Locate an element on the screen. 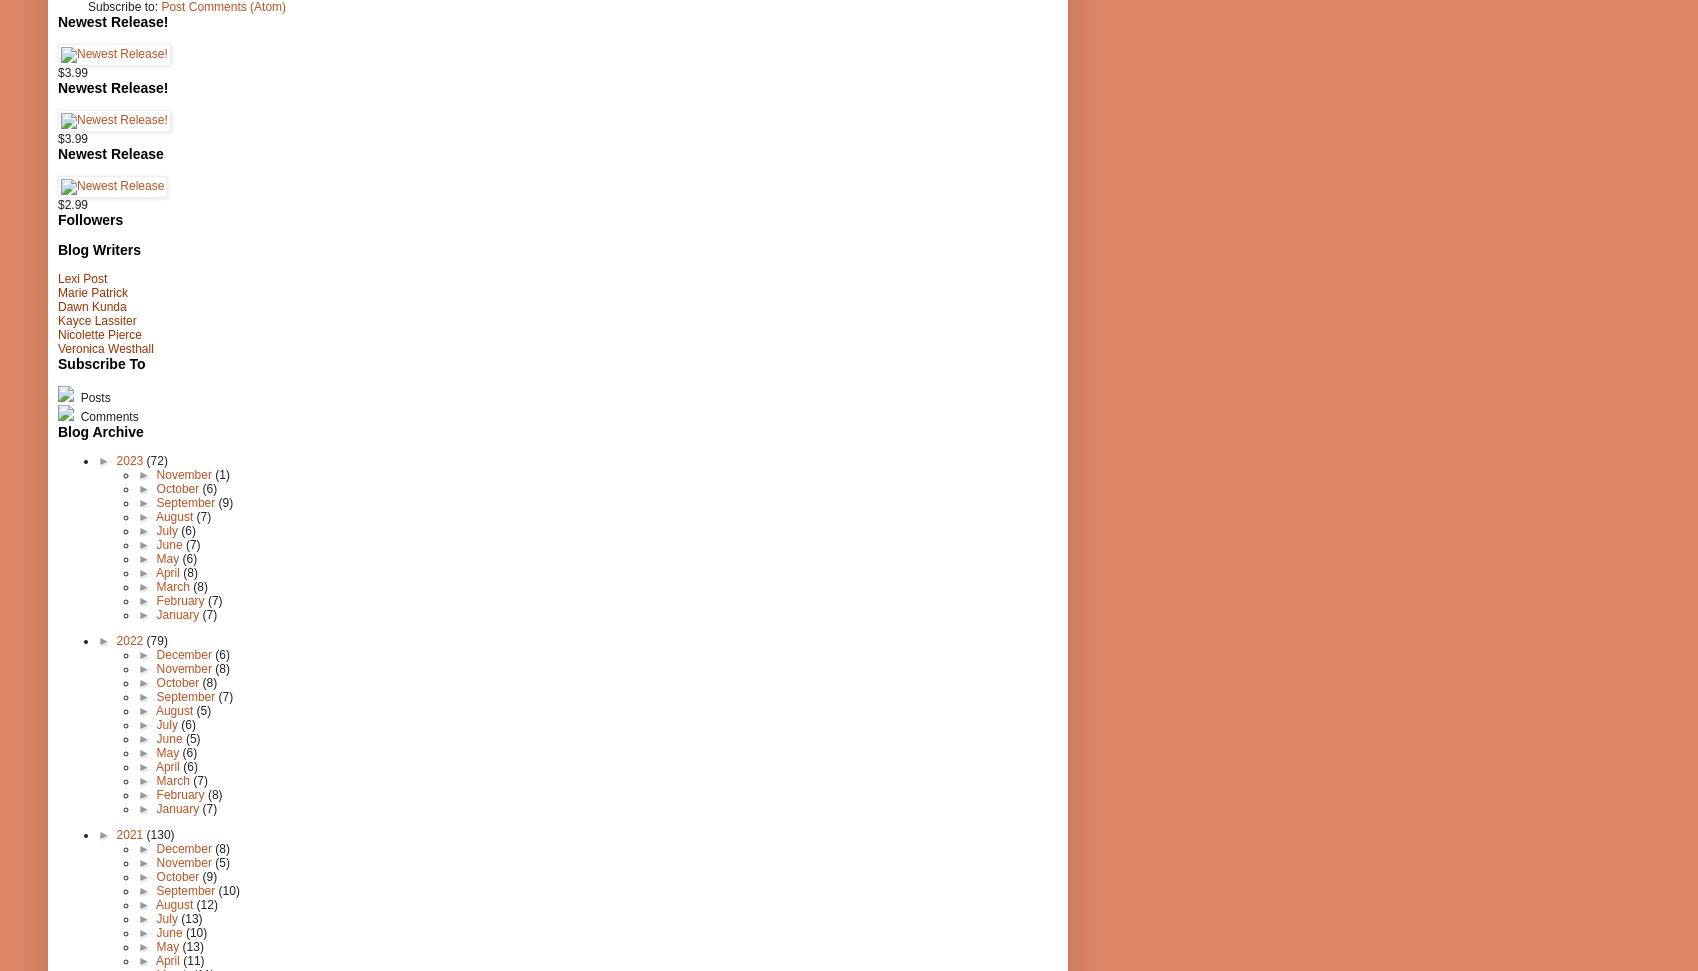 The image size is (1698, 971). 'Veronica Westhall' is located at coordinates (58, 348).